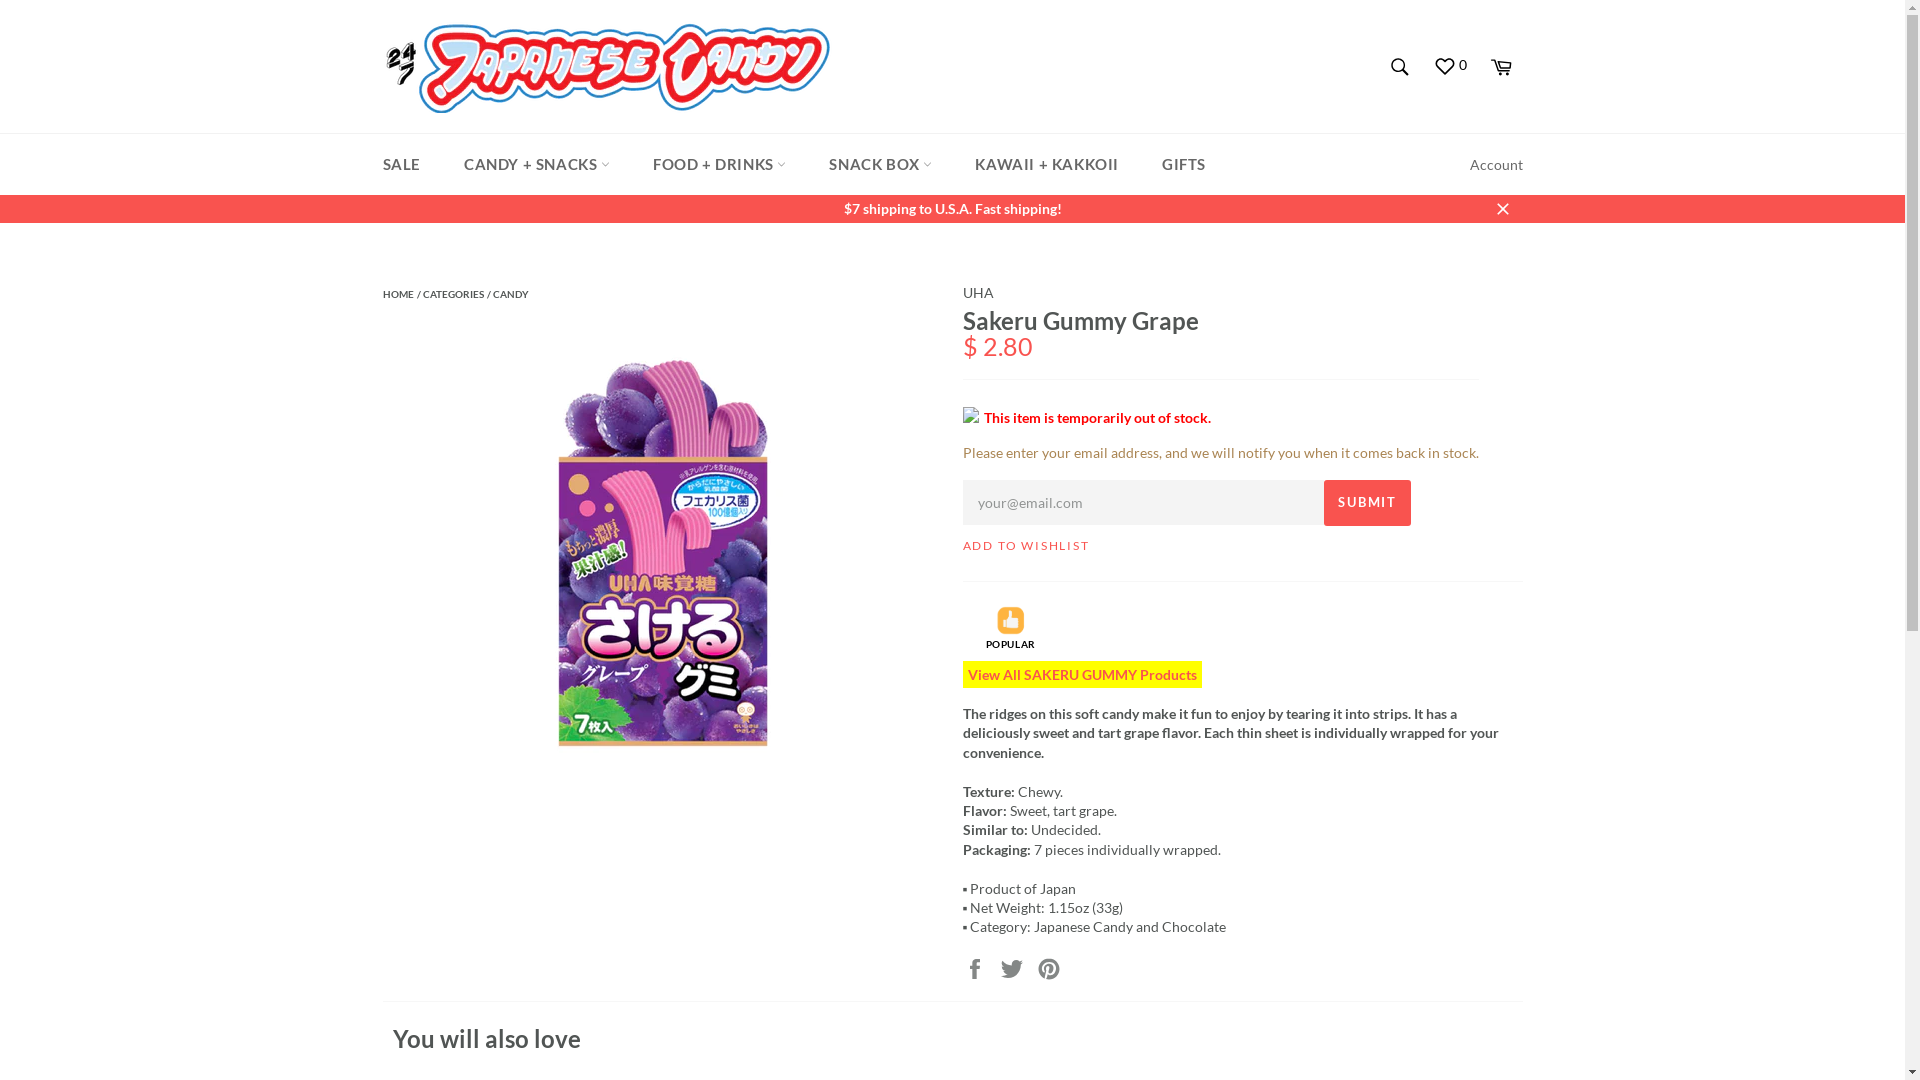 The width and height of the screenshot is (1920, 1080). I want to click on 'Share on Facebook', so click(975, 965).